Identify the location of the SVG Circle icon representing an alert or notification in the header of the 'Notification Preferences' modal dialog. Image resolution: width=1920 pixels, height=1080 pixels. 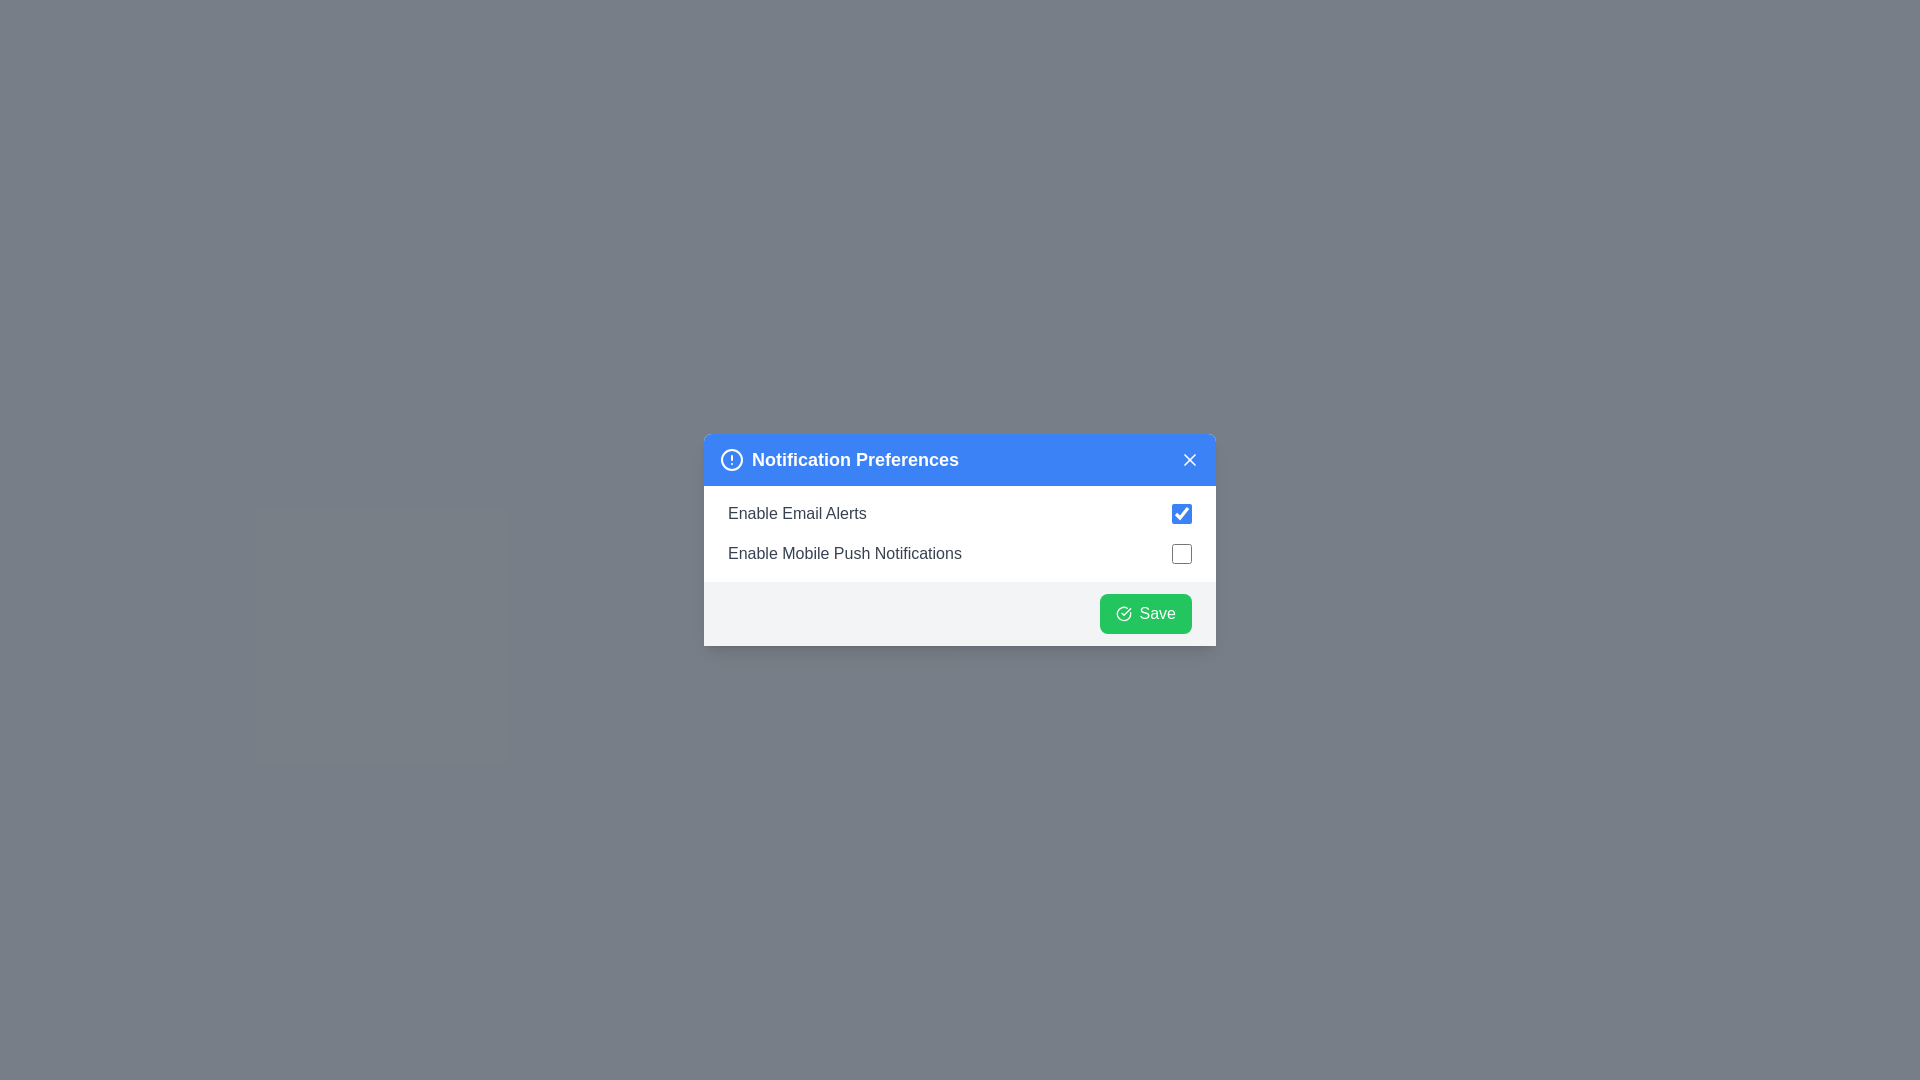
(730, 459).